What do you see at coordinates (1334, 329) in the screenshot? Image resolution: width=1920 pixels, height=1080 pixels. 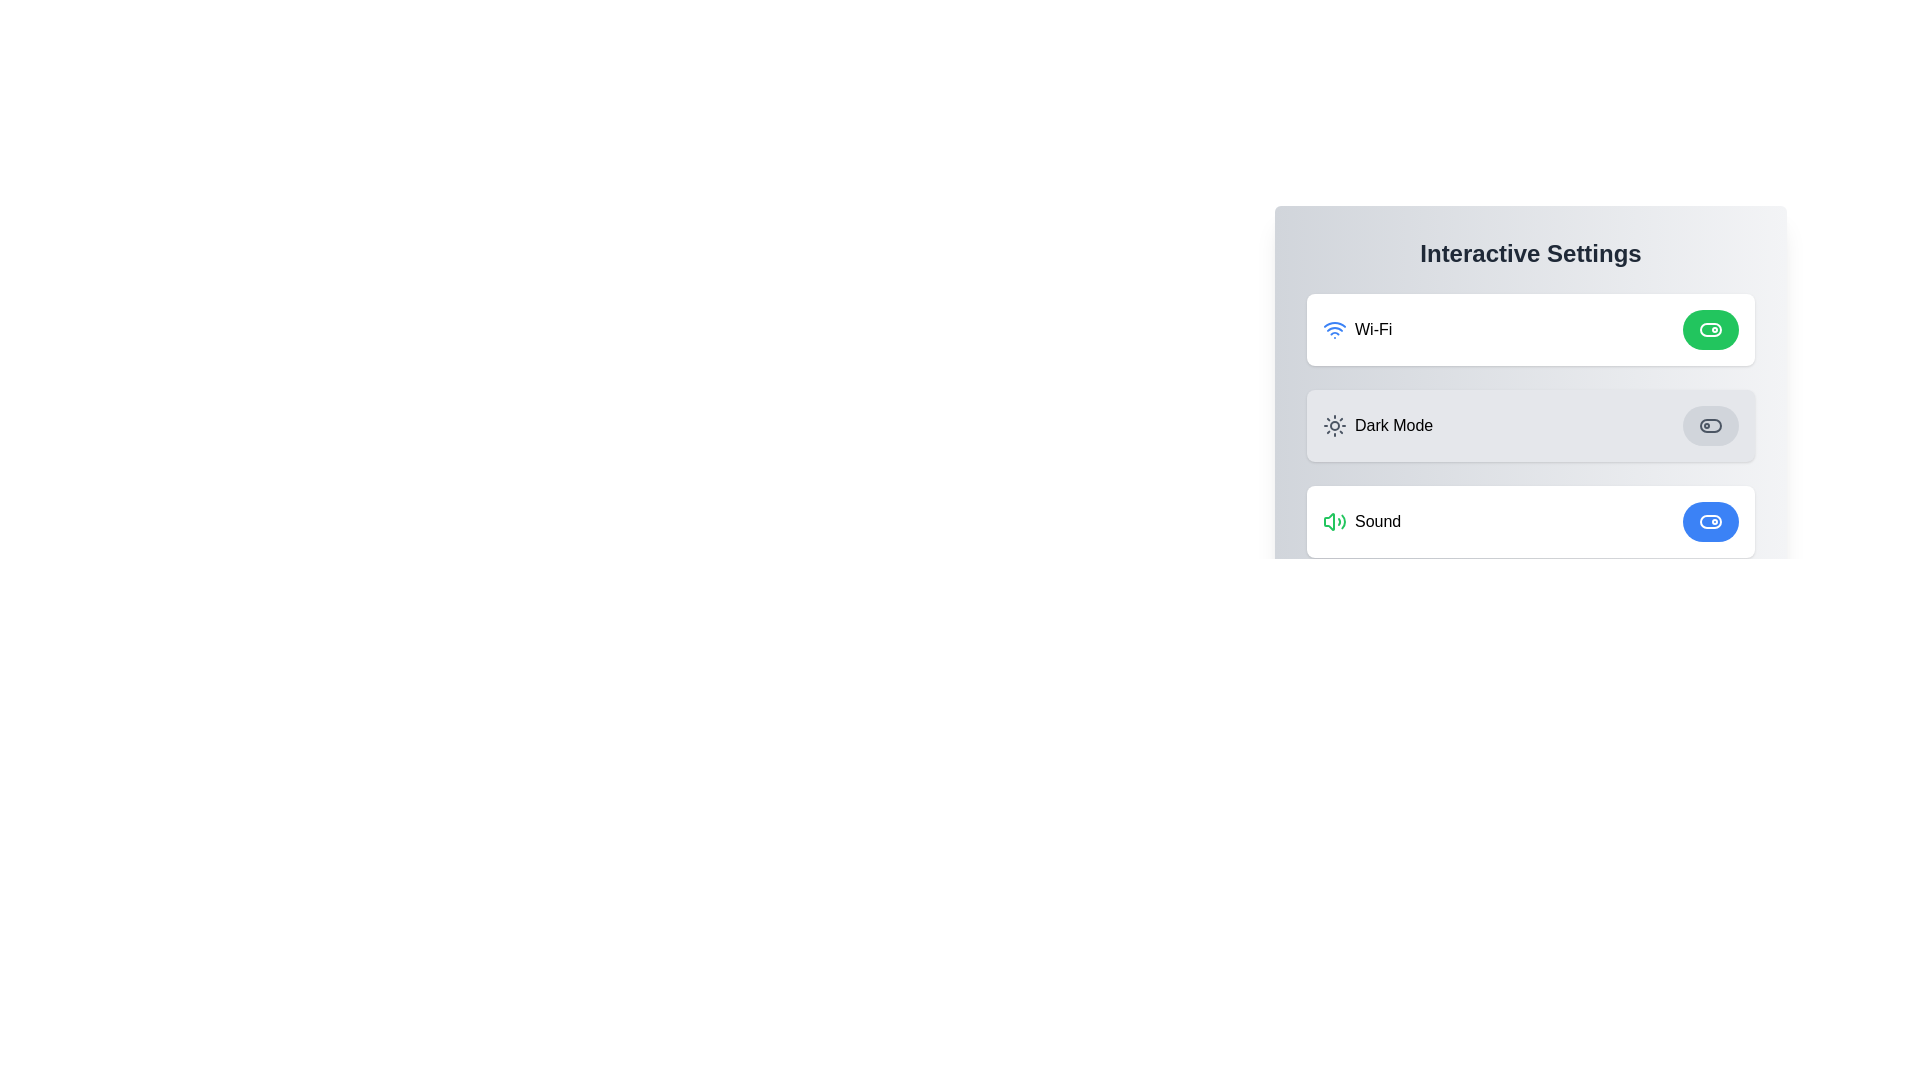 I see `the Wi-Fi settings icon, which is located in the top row of the interactive settings panel, to the left of the 'Wi-Fi' text` at bounding box center [1334, 329].